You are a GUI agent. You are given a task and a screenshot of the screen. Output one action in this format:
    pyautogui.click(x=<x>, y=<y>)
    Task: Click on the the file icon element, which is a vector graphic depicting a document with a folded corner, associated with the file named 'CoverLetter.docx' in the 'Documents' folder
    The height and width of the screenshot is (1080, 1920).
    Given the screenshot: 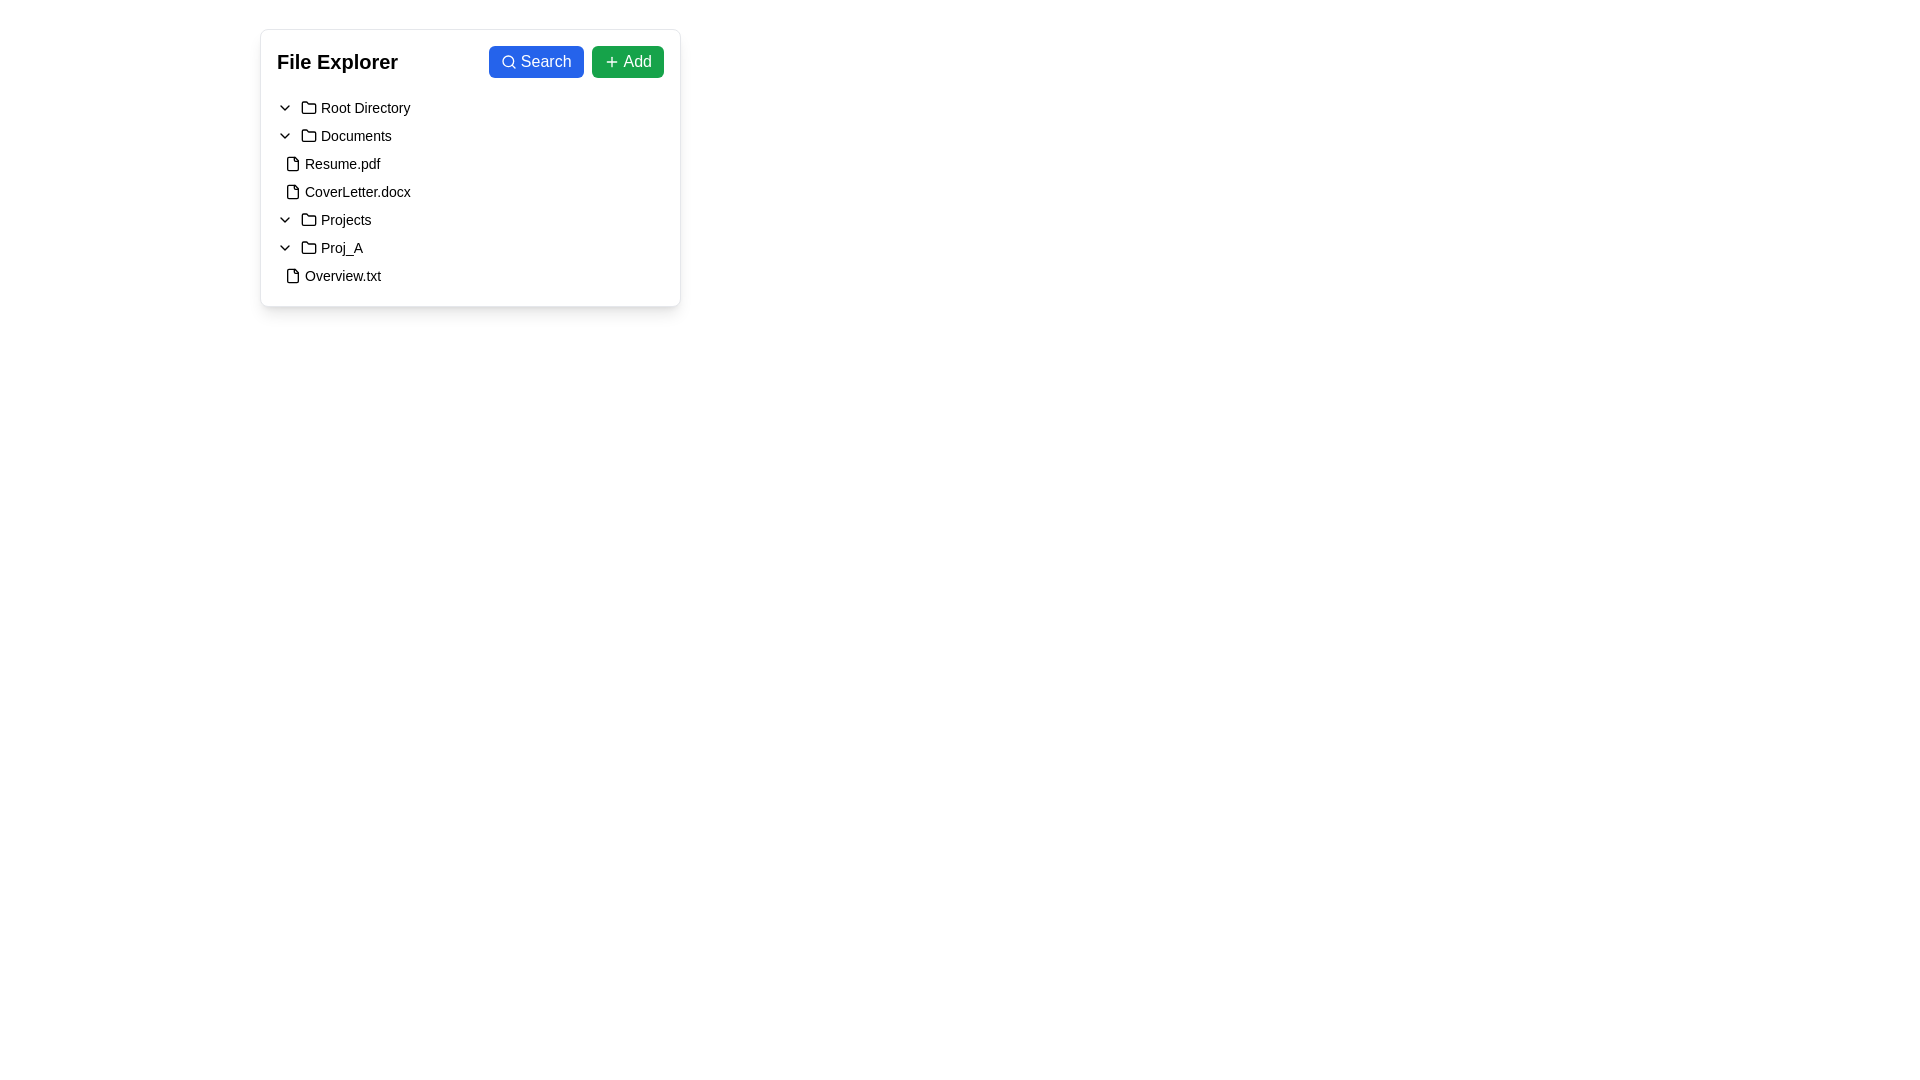 What is the action you would take?
    pyautogui.click(x=291, y=192)
    